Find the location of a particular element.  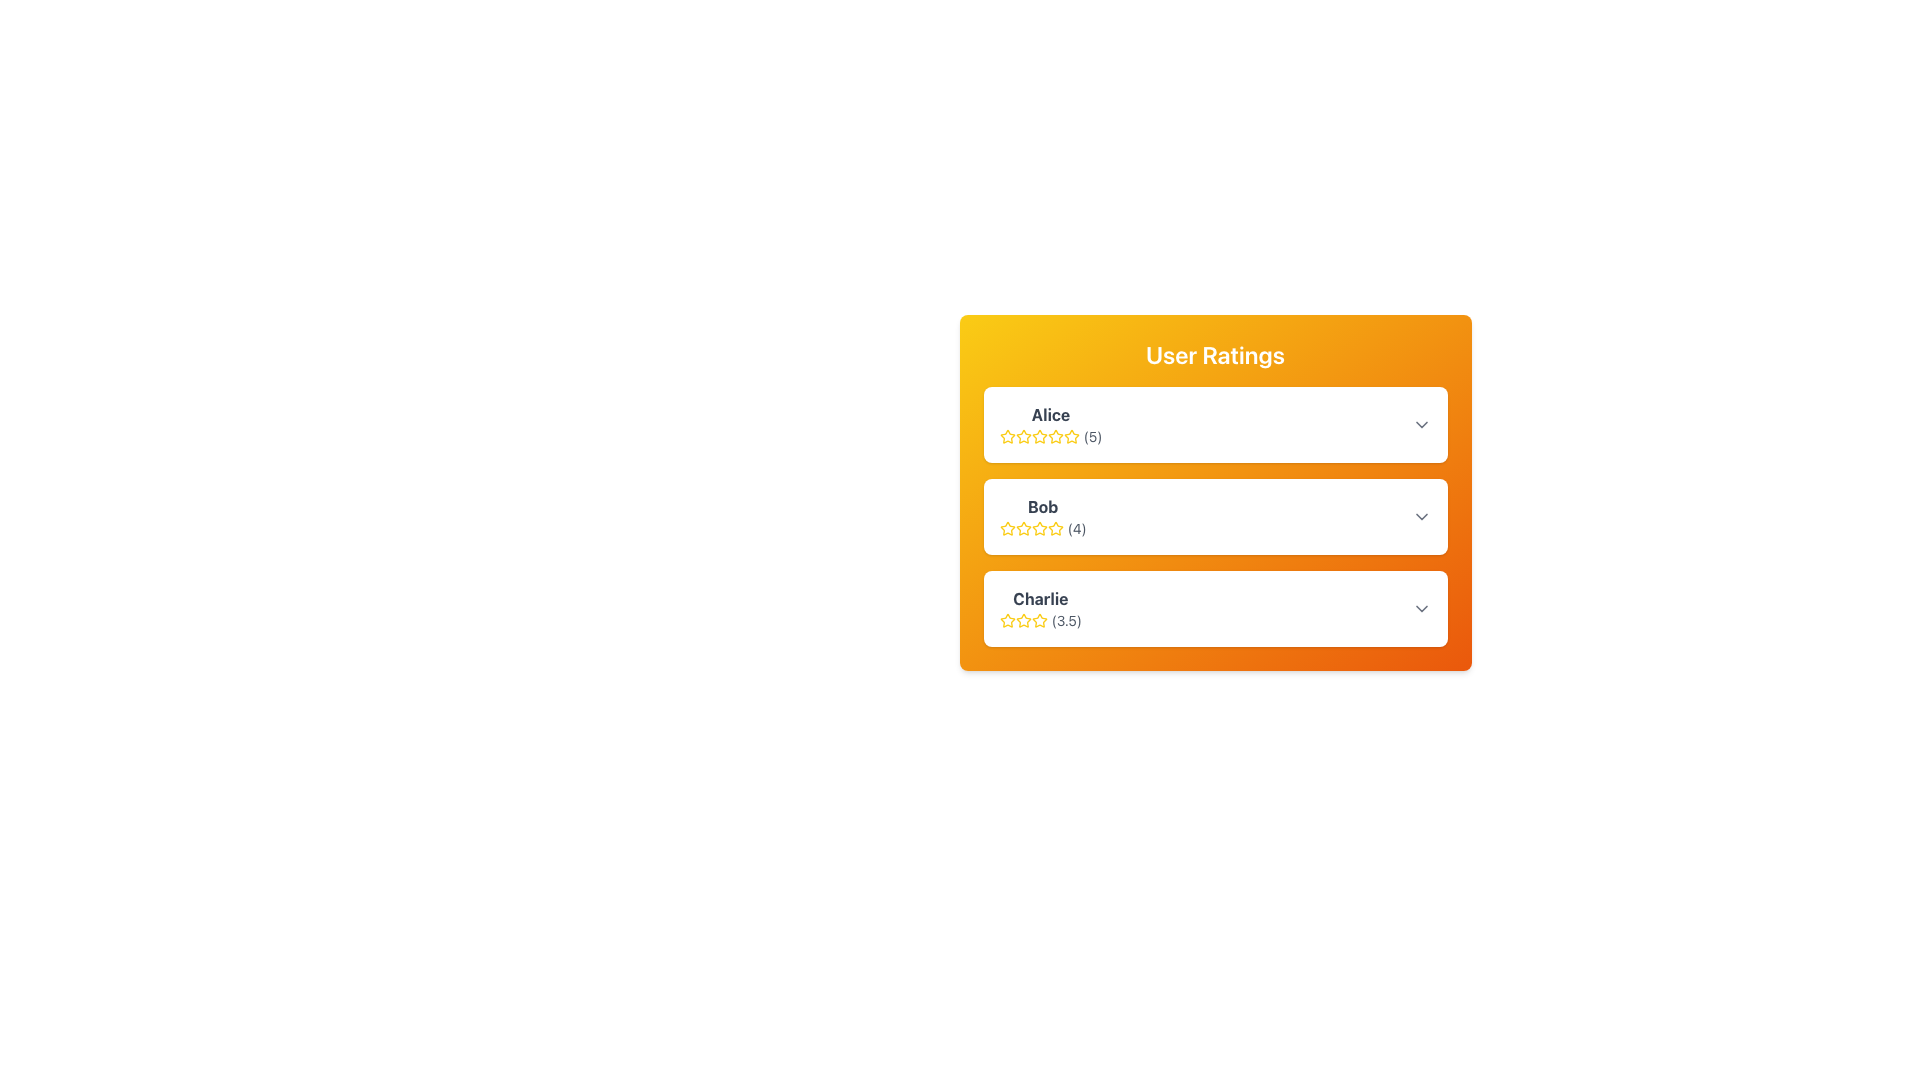

text label '(3.5)' that is styled in gray color and located to the right of the star rating display under the name 'Charlie' in the 'User Ratings' section is located at coordinates (1065, 620).